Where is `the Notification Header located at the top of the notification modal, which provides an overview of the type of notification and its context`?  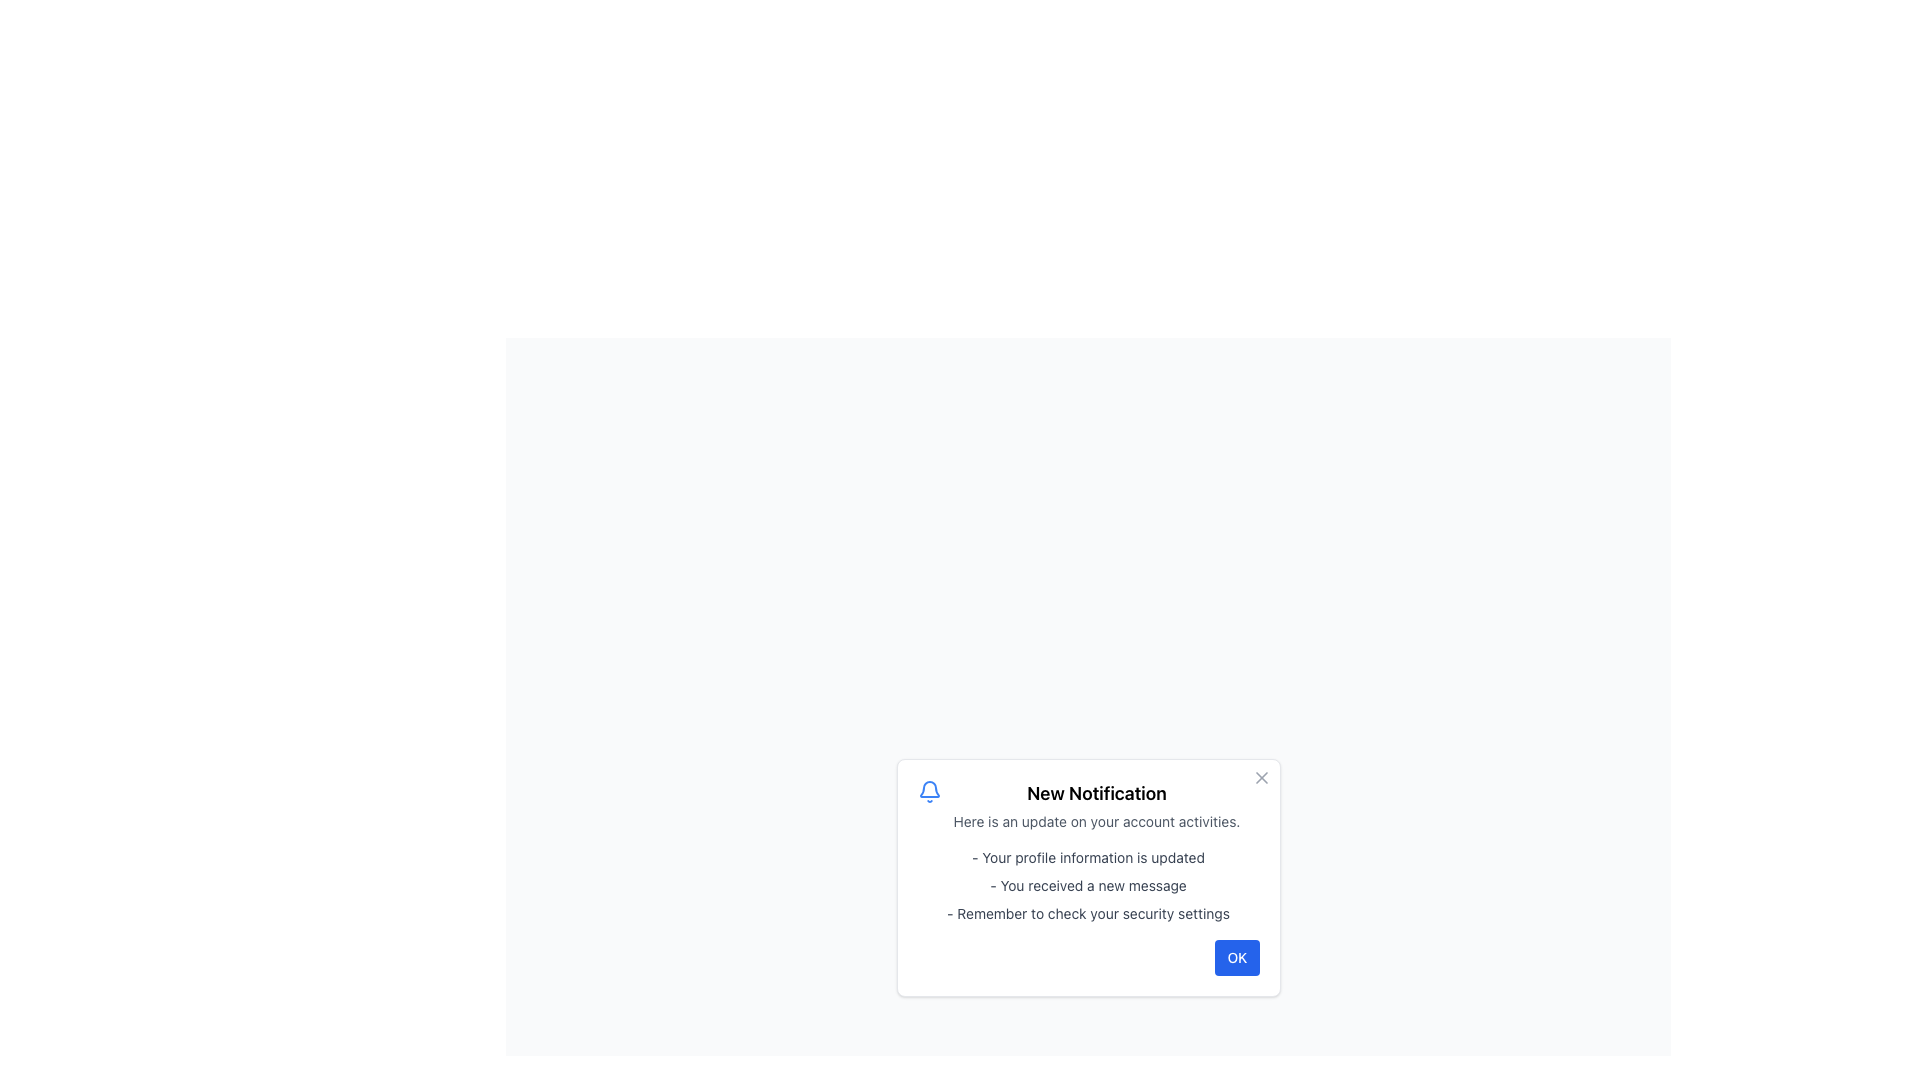 the Notification Header located at the top of the notification modal, which provides an overview of the type of notification and its context is located at coordinates (1087, 805).